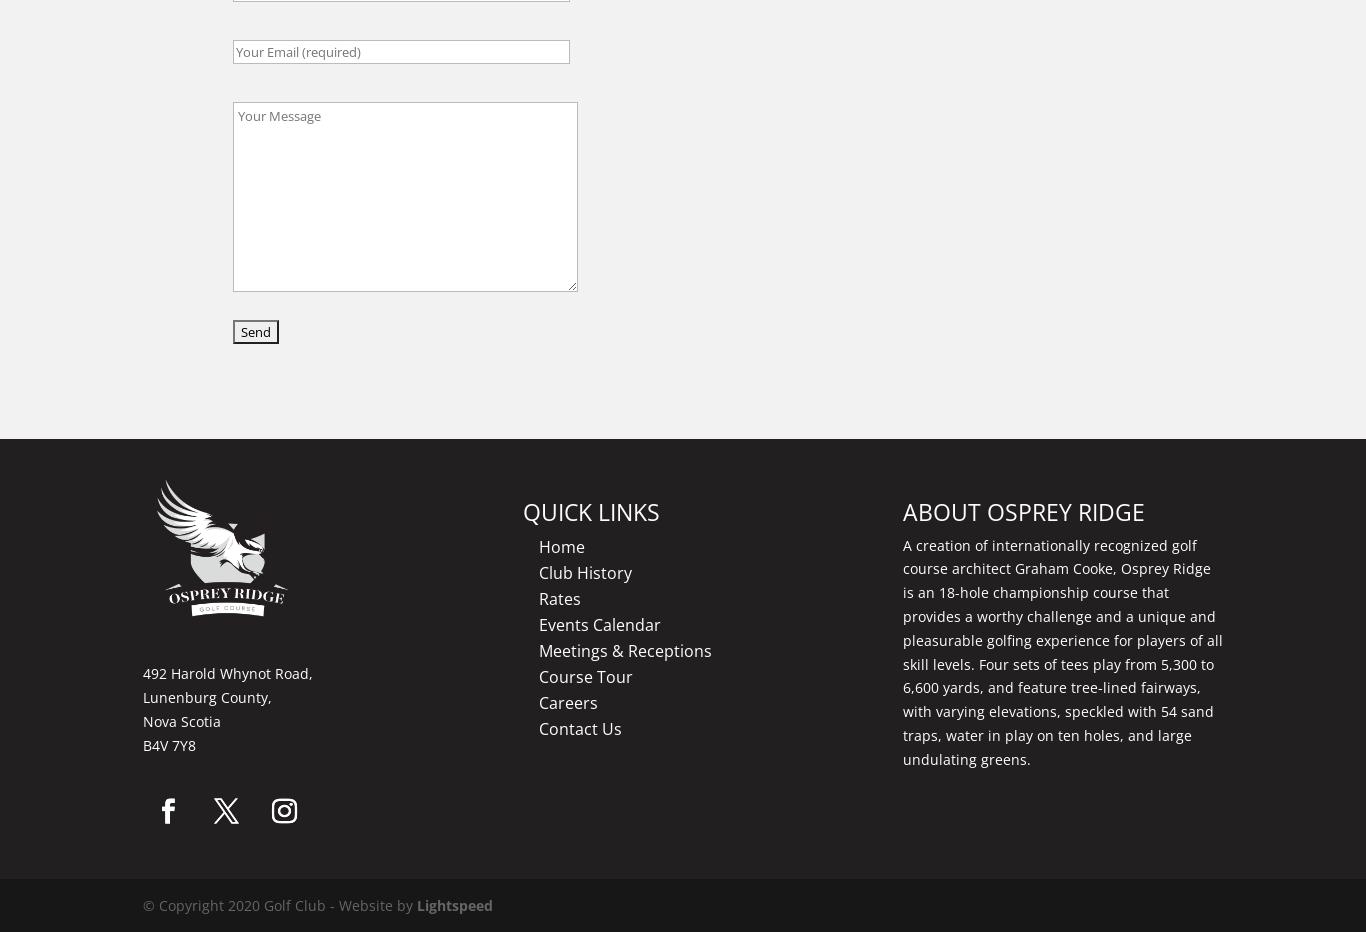 The image size is (1366, 932). I want to click on 'ABOUT OSPREY RIDGE', so click(900, 510).